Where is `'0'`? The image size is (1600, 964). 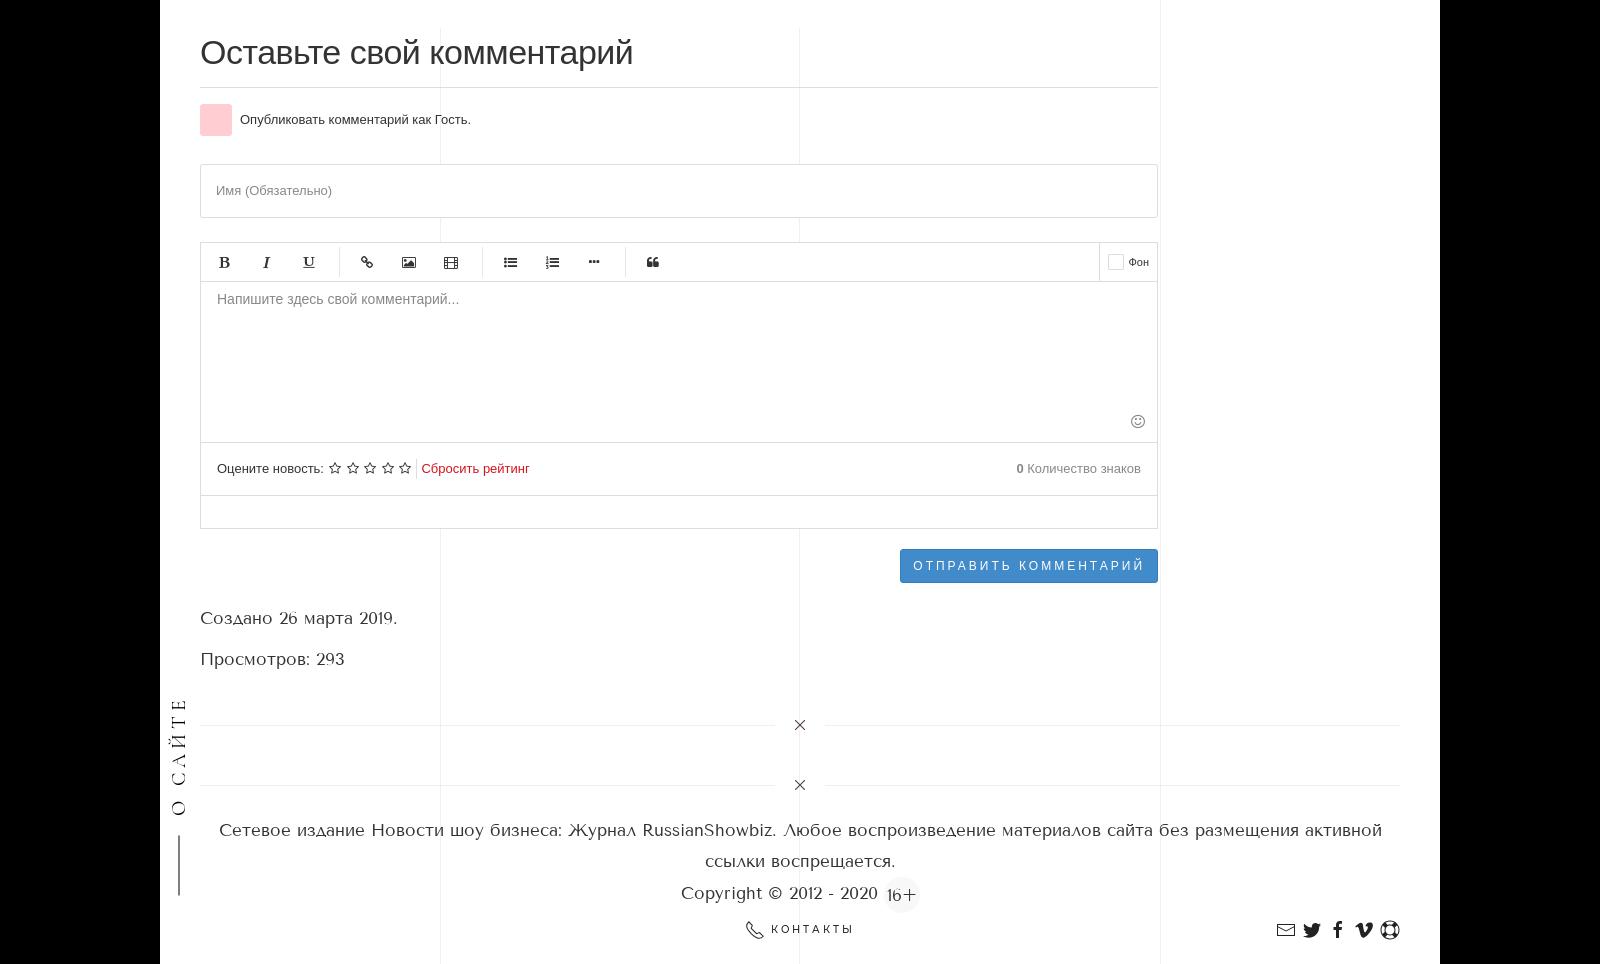
'0' is located at coordinates (1019, 468).